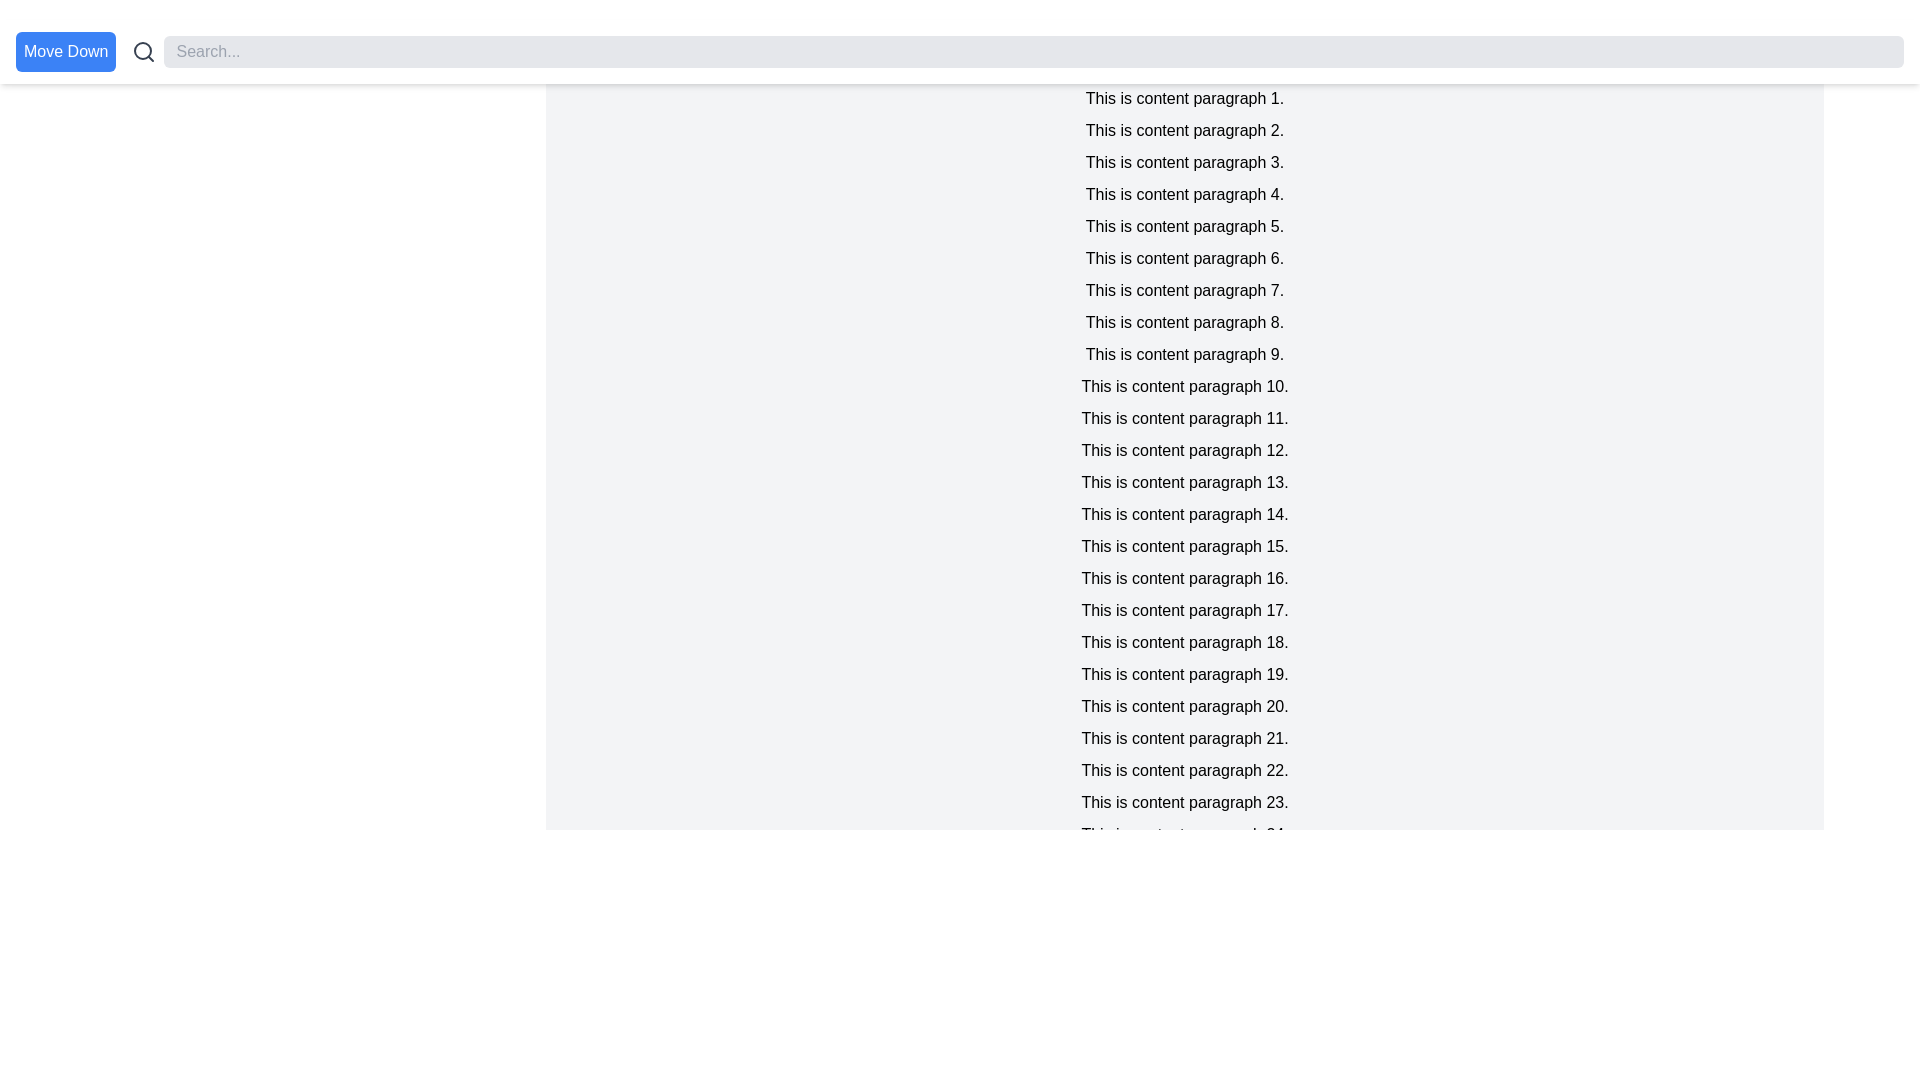 The width and height of the screenshot is (1920, 1080). Describe the element at coordinates (1185, 226) in the screenshot. I see `the fifth paragraph in the textual list that provides static content to the user` at that location.